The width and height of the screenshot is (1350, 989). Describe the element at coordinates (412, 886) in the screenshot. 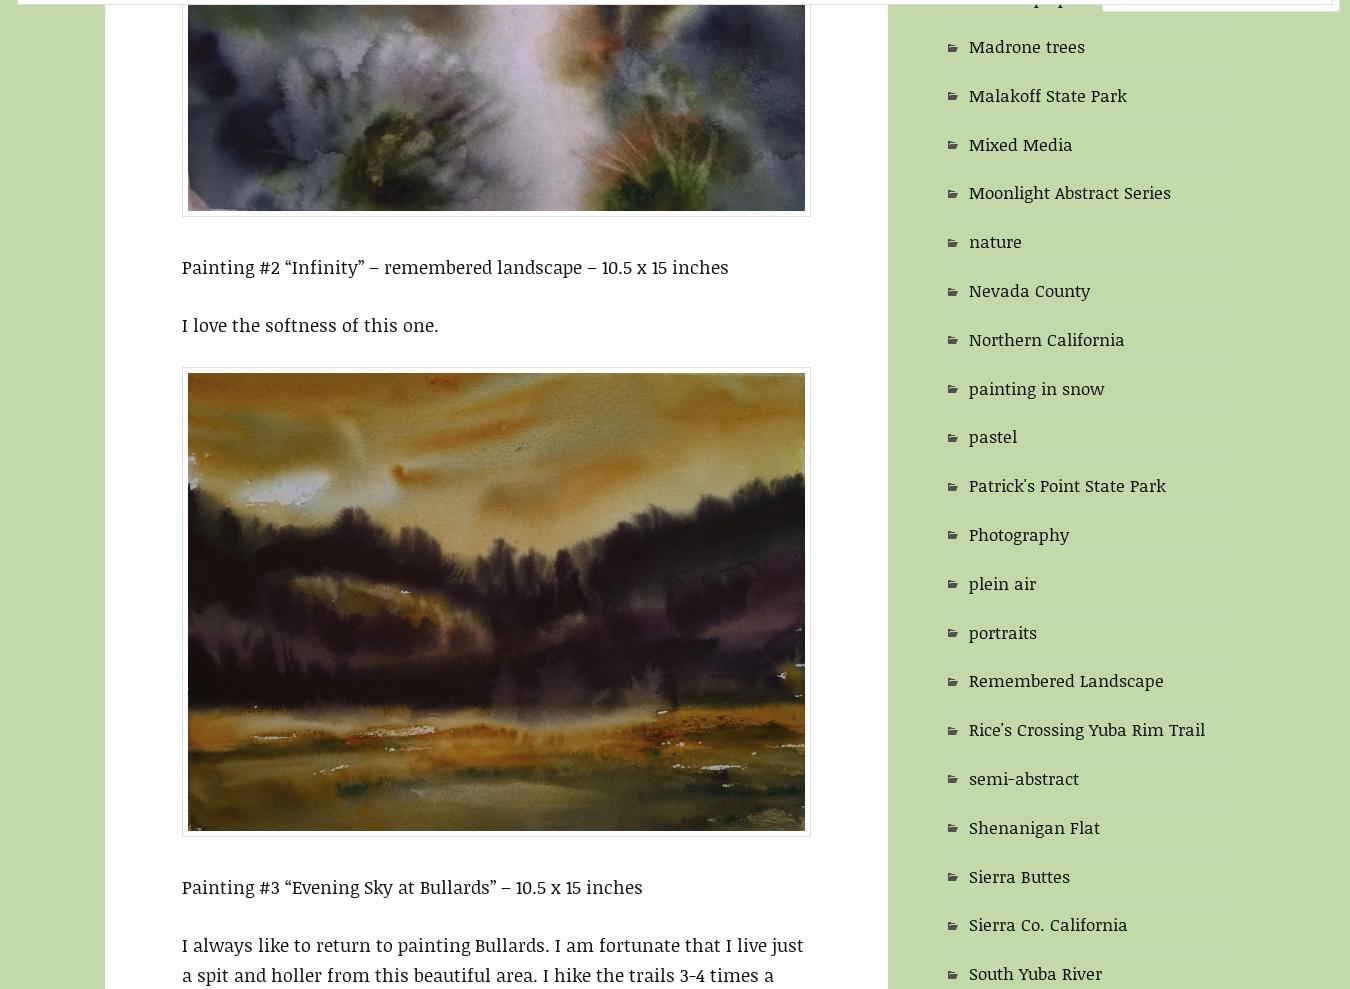

I see `'Painting #3  “Evening Sky at Bullards”  – 10.5 x 15 inches'` at that location.